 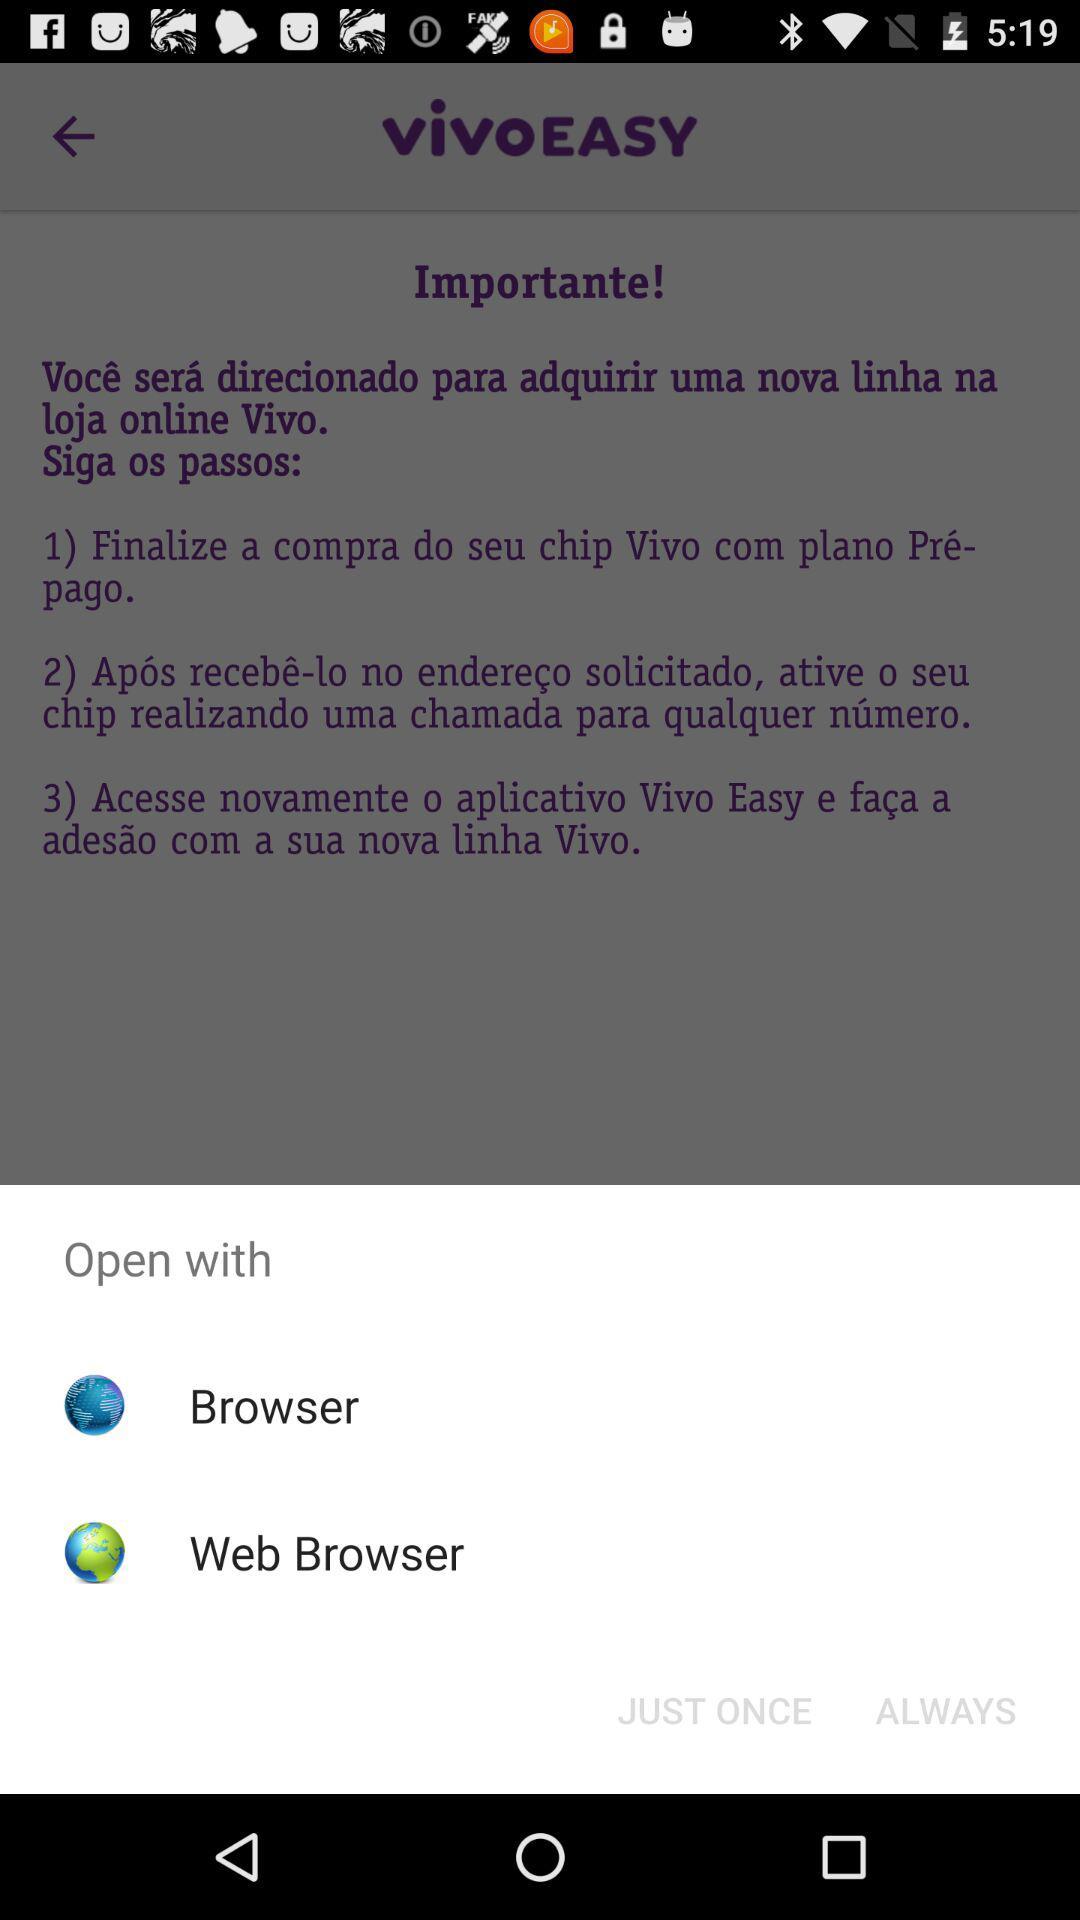 What do you see at coordinates (945, 1708) in the screenshot?
I see `the always item` at bounding box center [945, 1708].